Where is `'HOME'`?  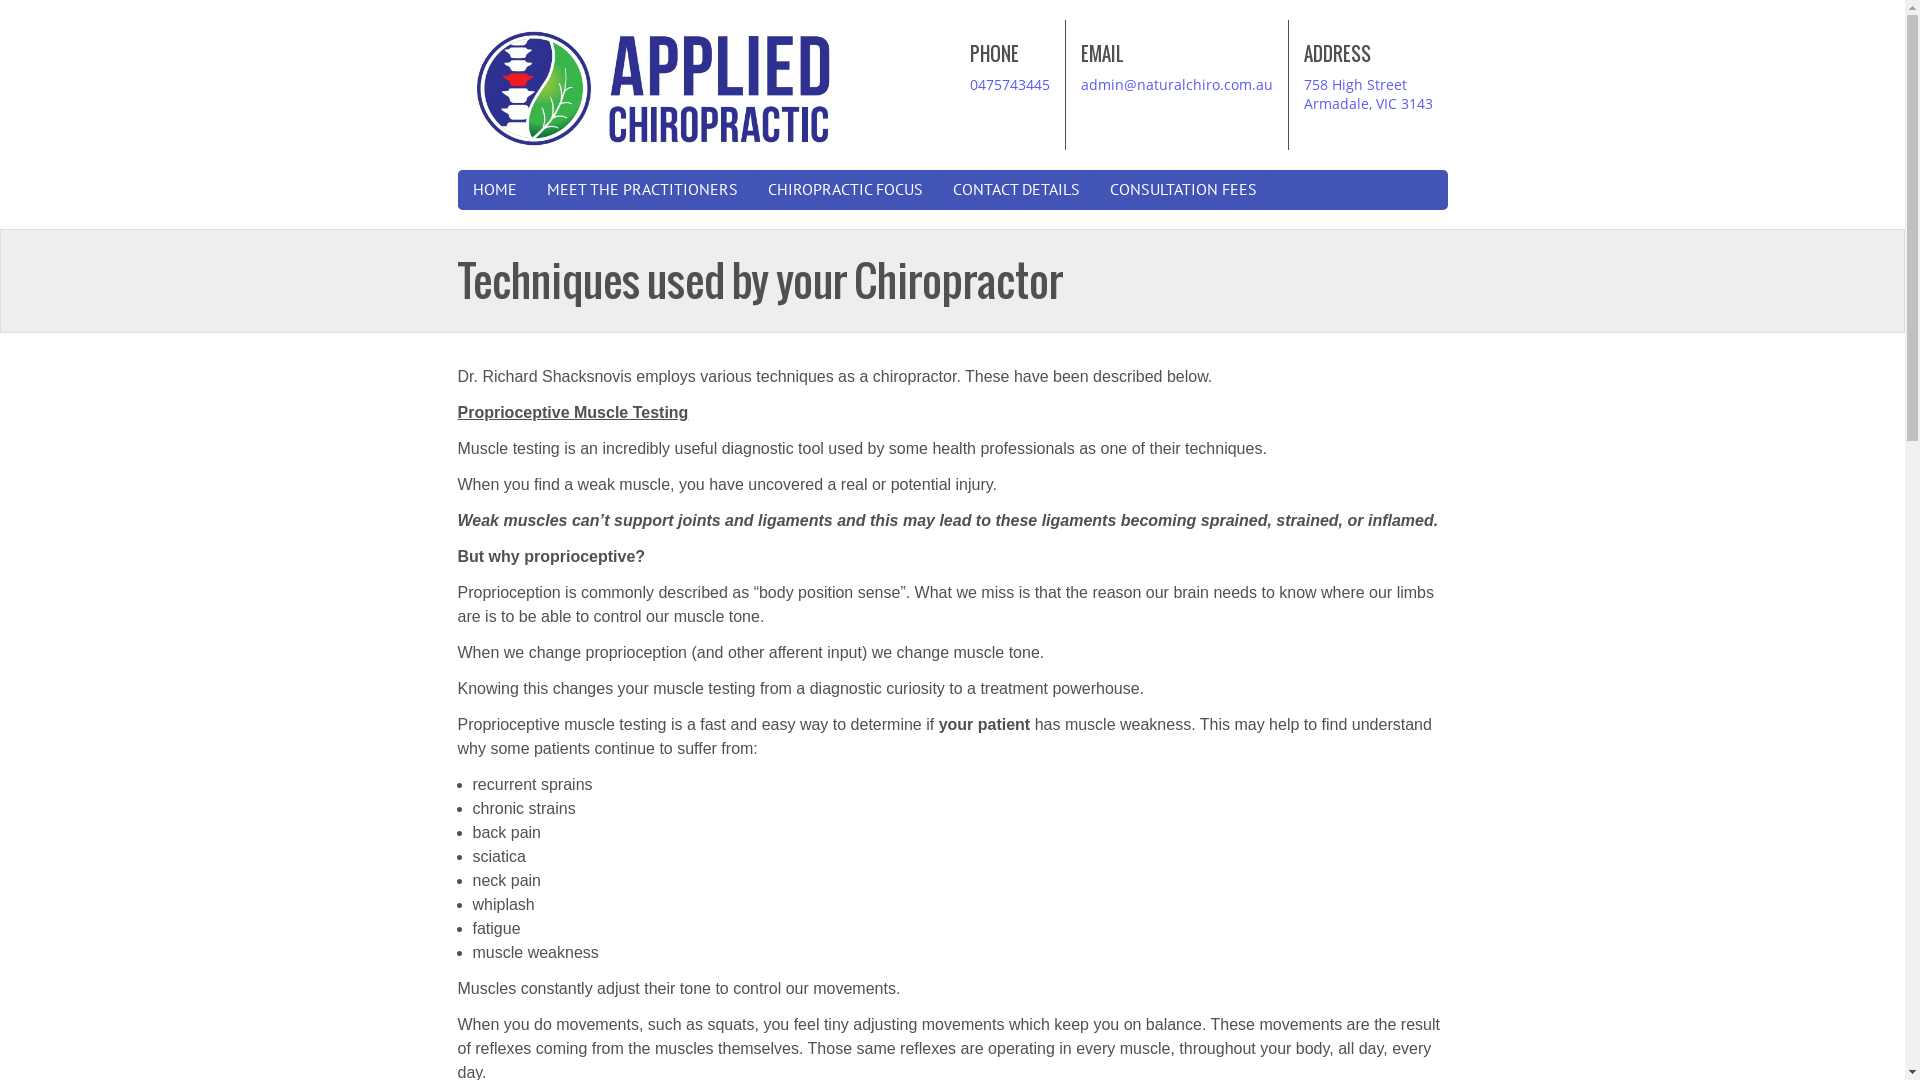
'HOME' is located at coordinates (494, 189).